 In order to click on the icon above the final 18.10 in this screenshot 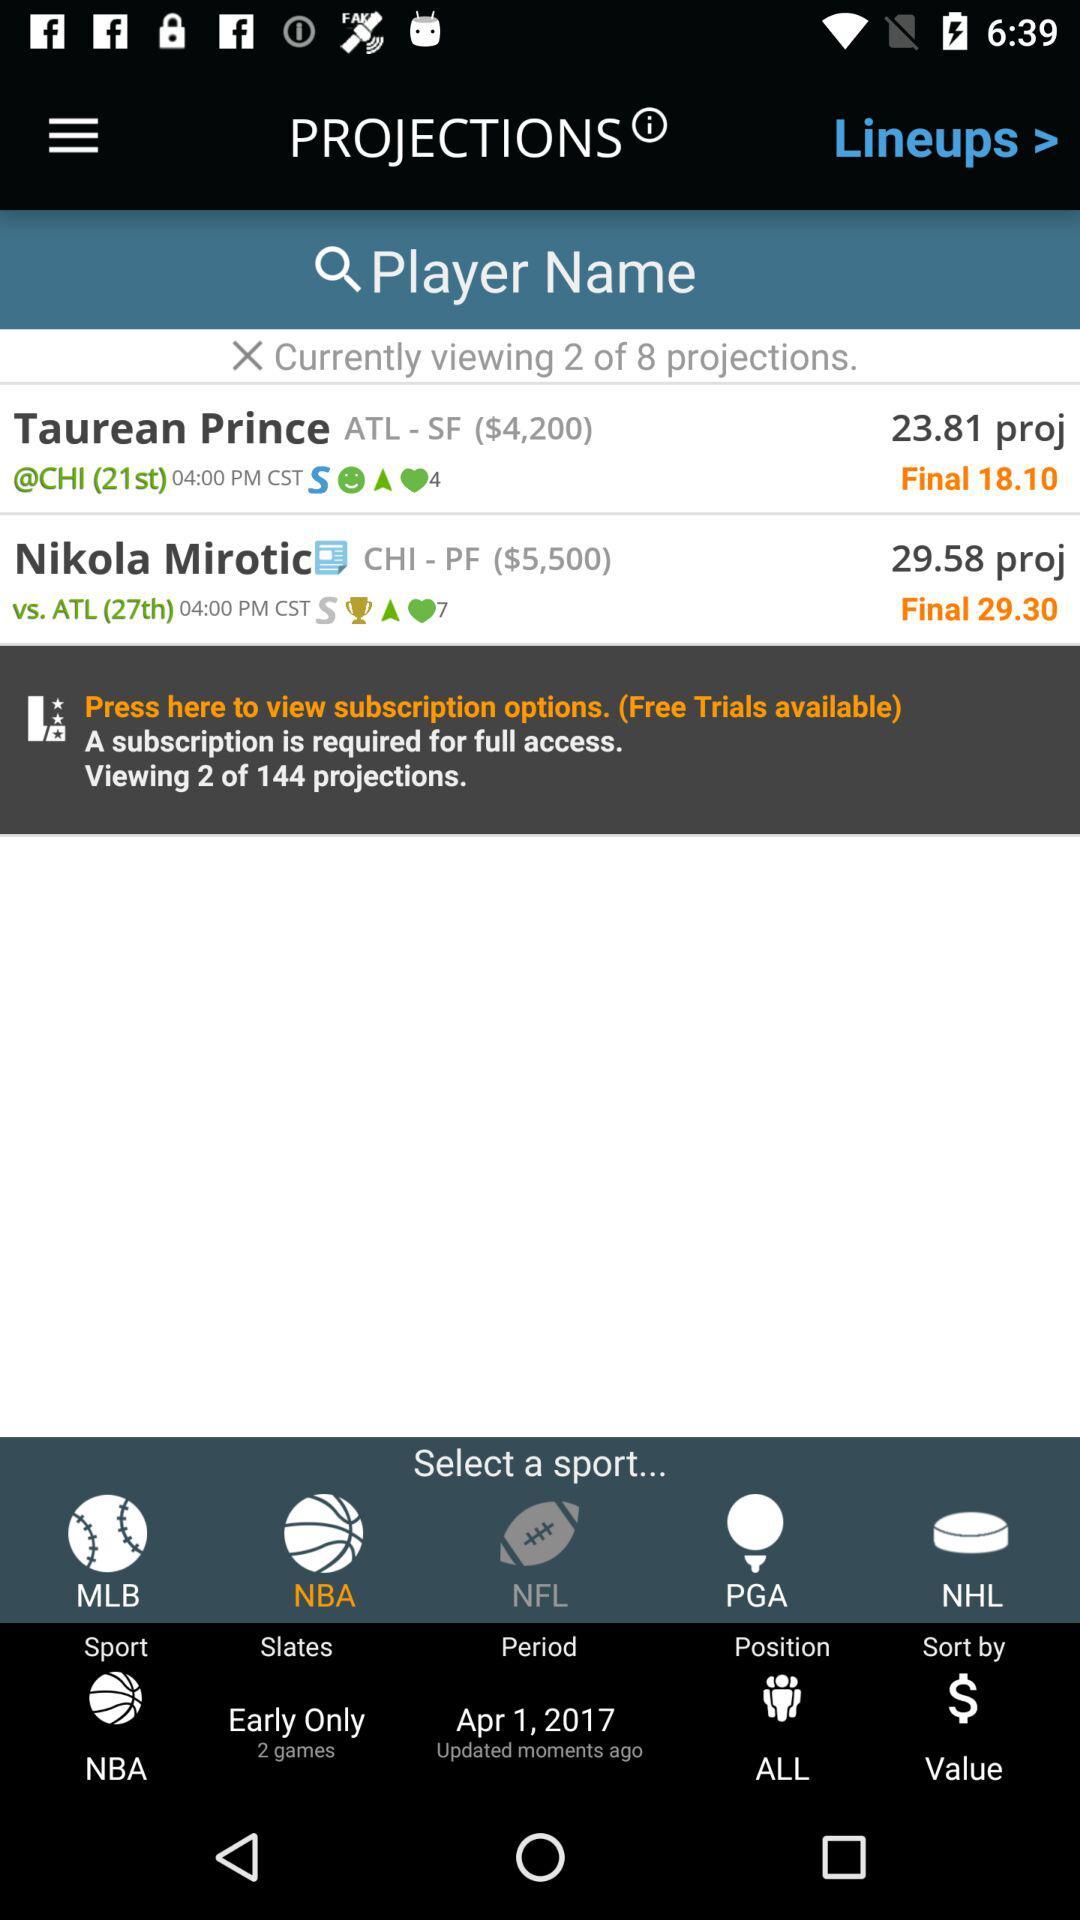, I will do `click(525, 426)`.